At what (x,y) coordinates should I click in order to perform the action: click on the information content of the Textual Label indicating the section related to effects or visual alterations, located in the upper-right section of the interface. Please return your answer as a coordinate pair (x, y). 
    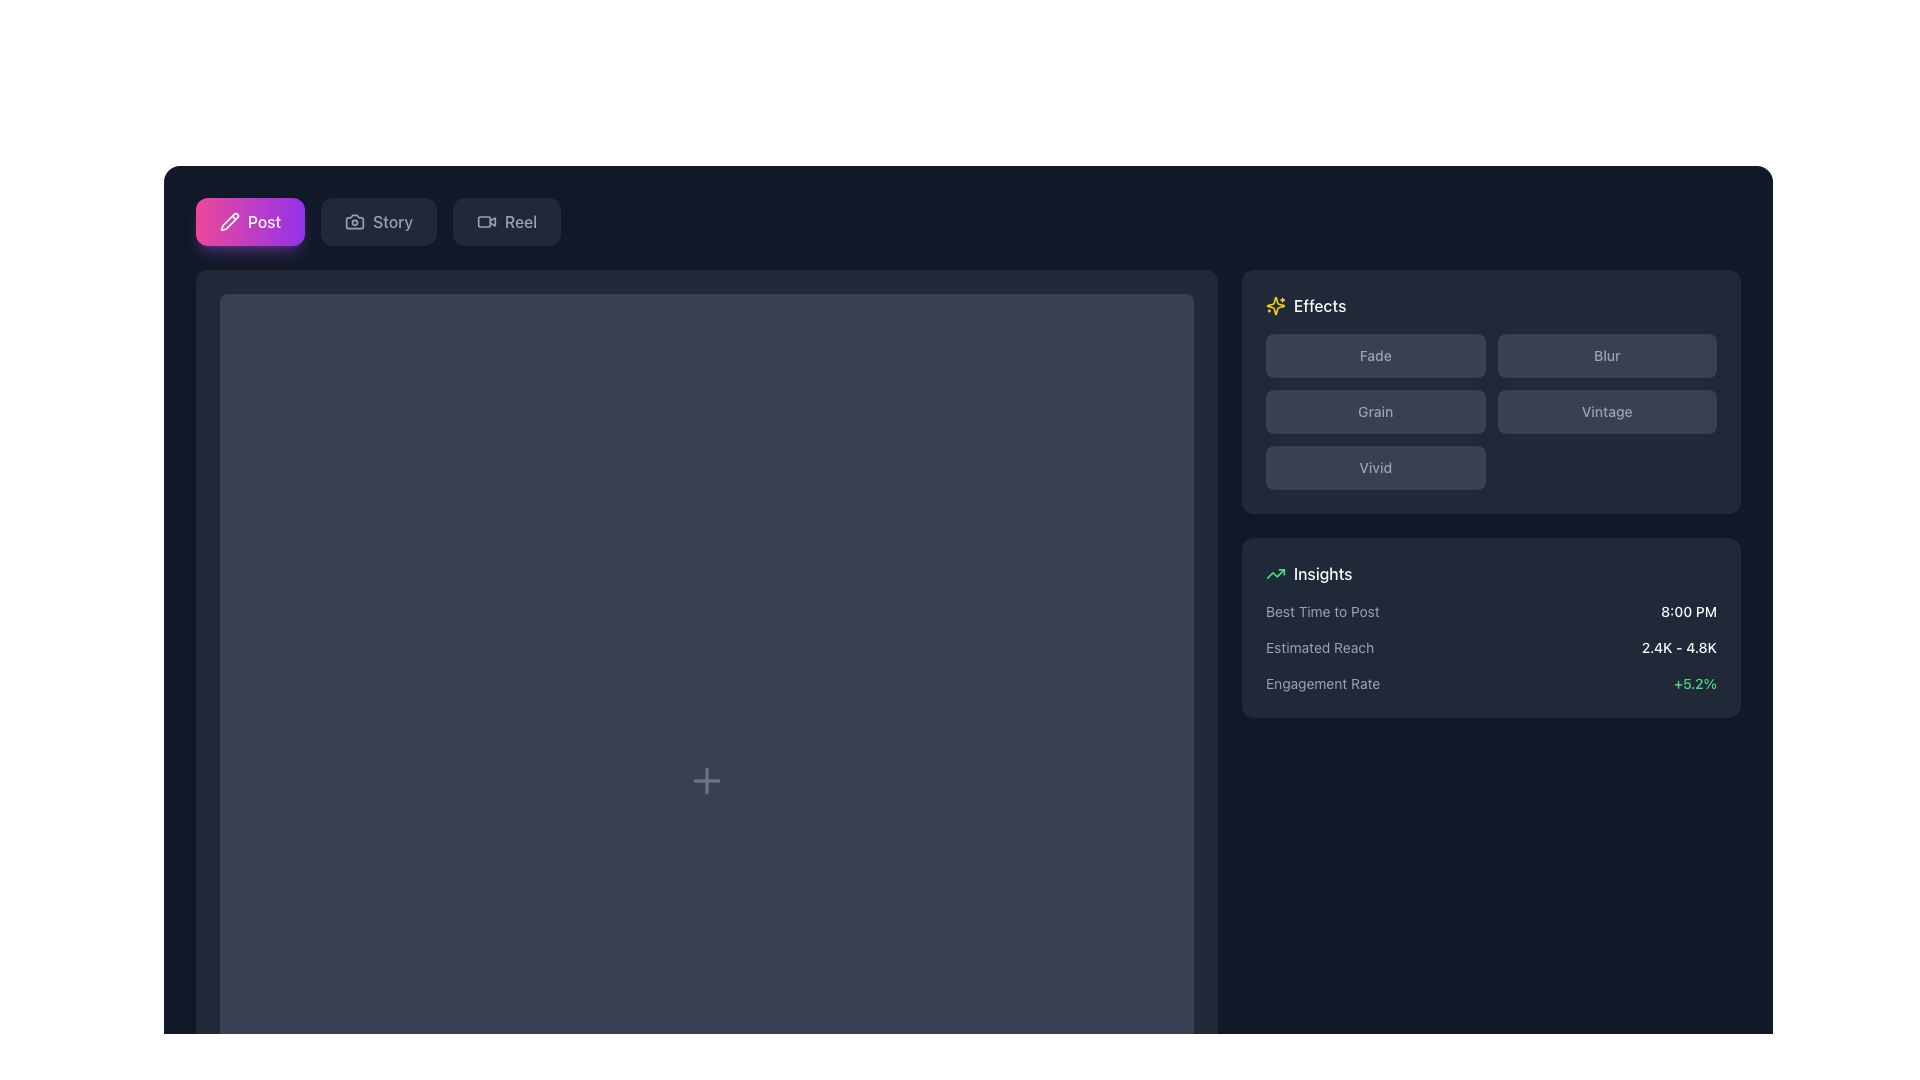
    Looking at the image, I should click on (1320, 305).